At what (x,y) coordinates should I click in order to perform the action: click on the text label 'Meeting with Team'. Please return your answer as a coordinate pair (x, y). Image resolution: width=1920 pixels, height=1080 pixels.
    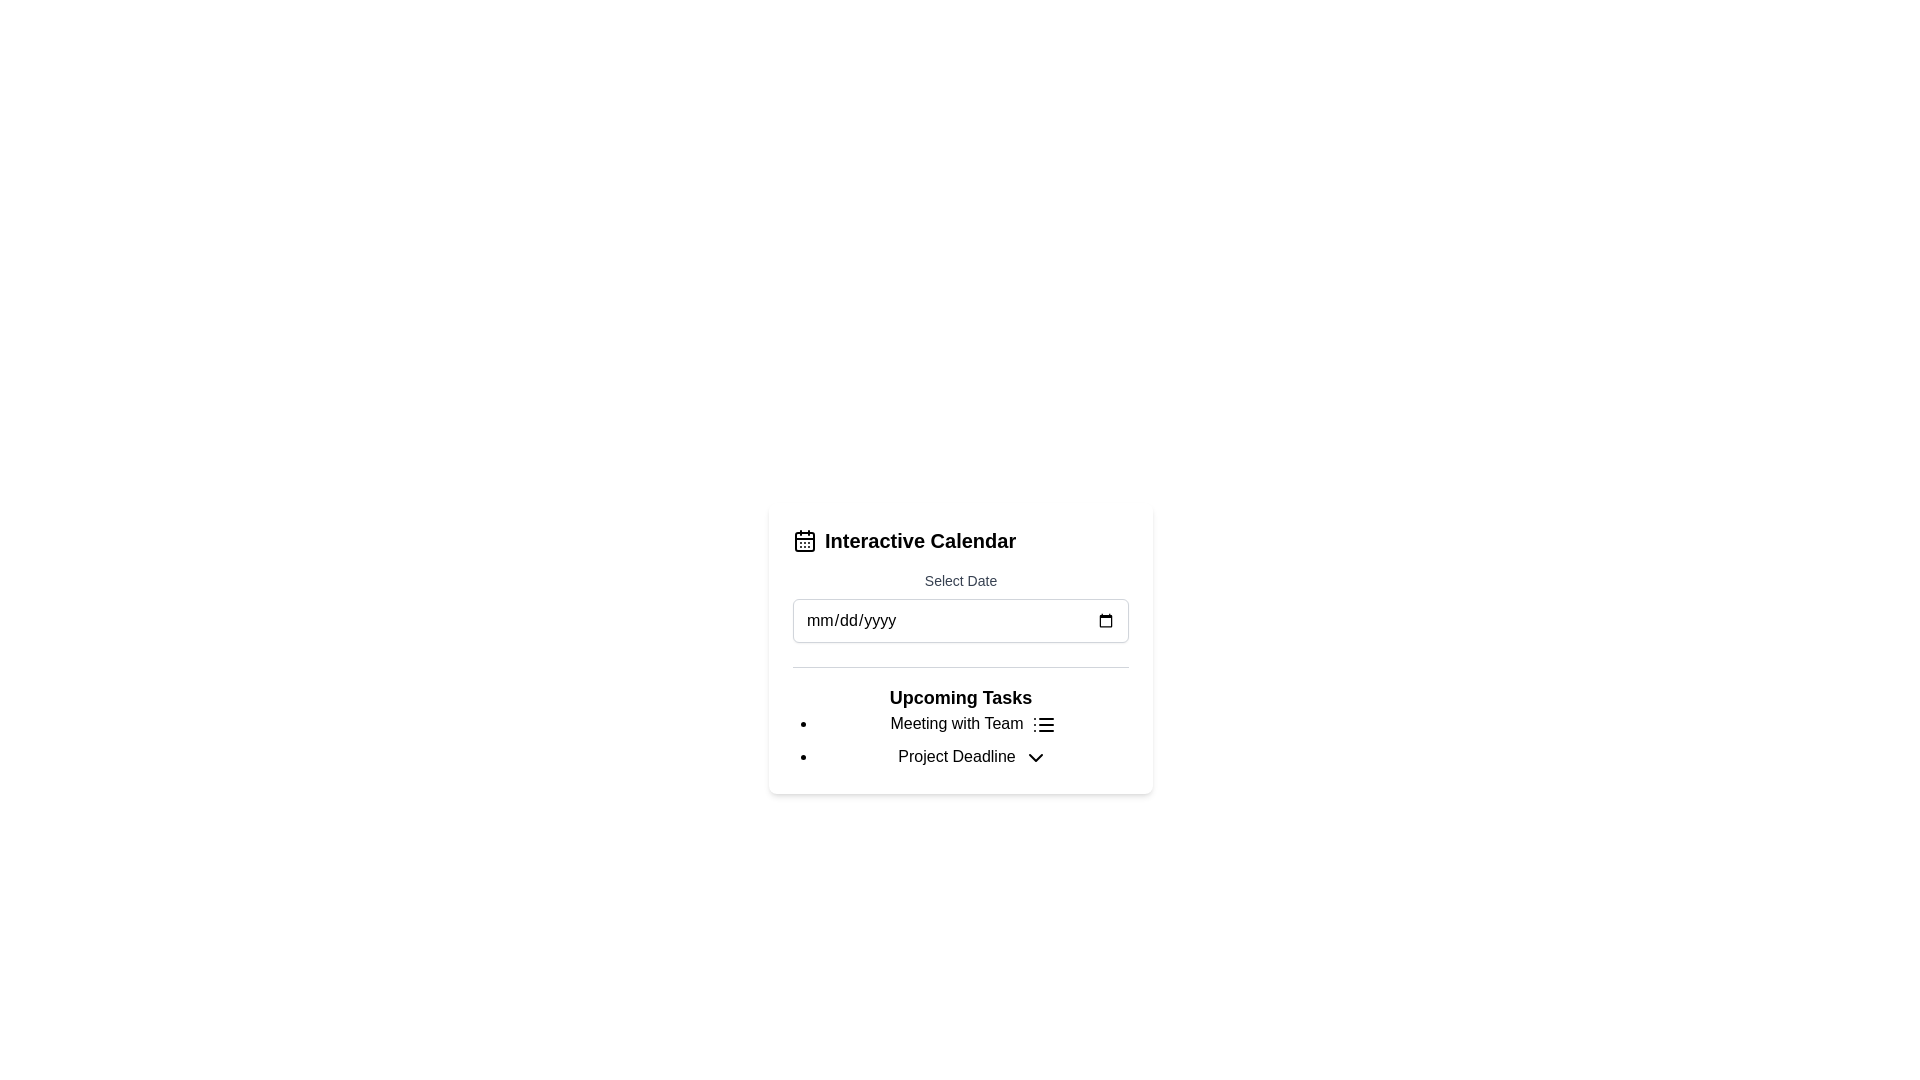
    Looking at the image, I should click on (955, 723).